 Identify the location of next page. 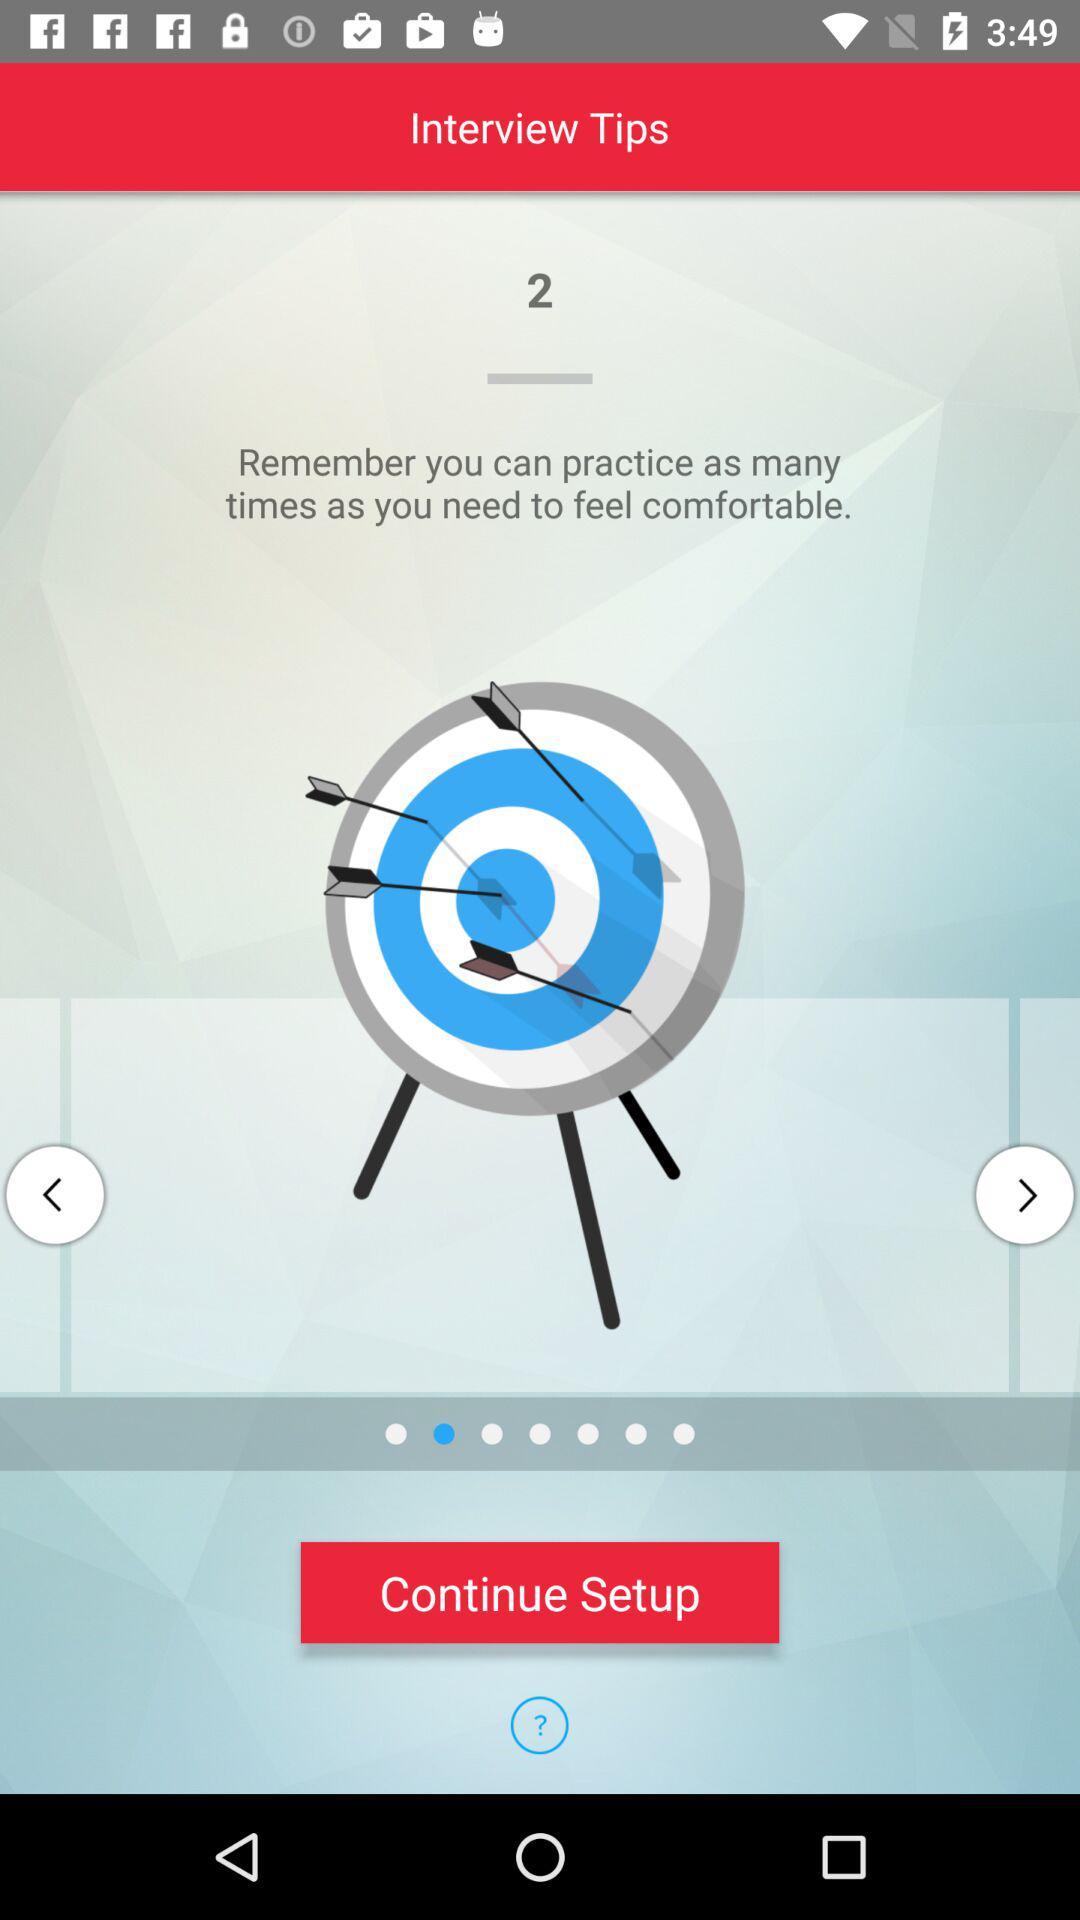
(1024, 1195).